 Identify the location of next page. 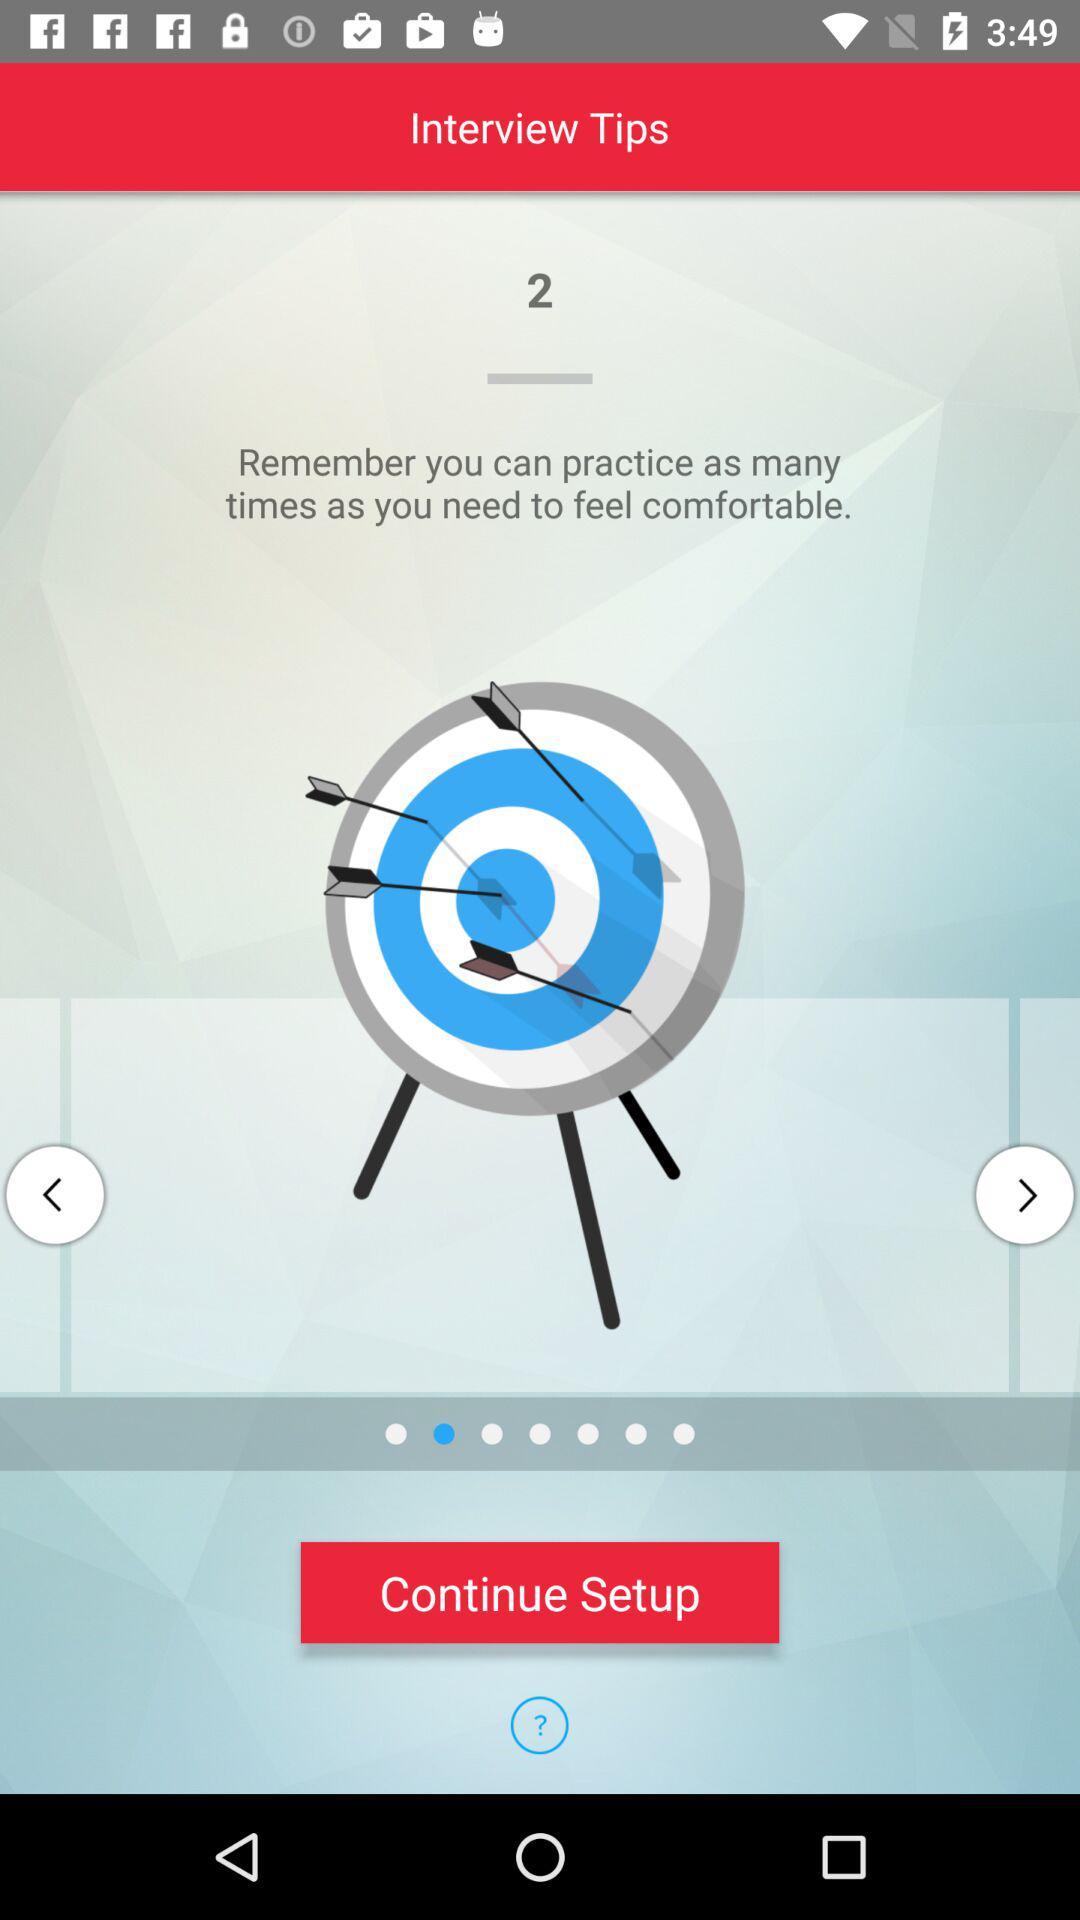
(1024, 1195).